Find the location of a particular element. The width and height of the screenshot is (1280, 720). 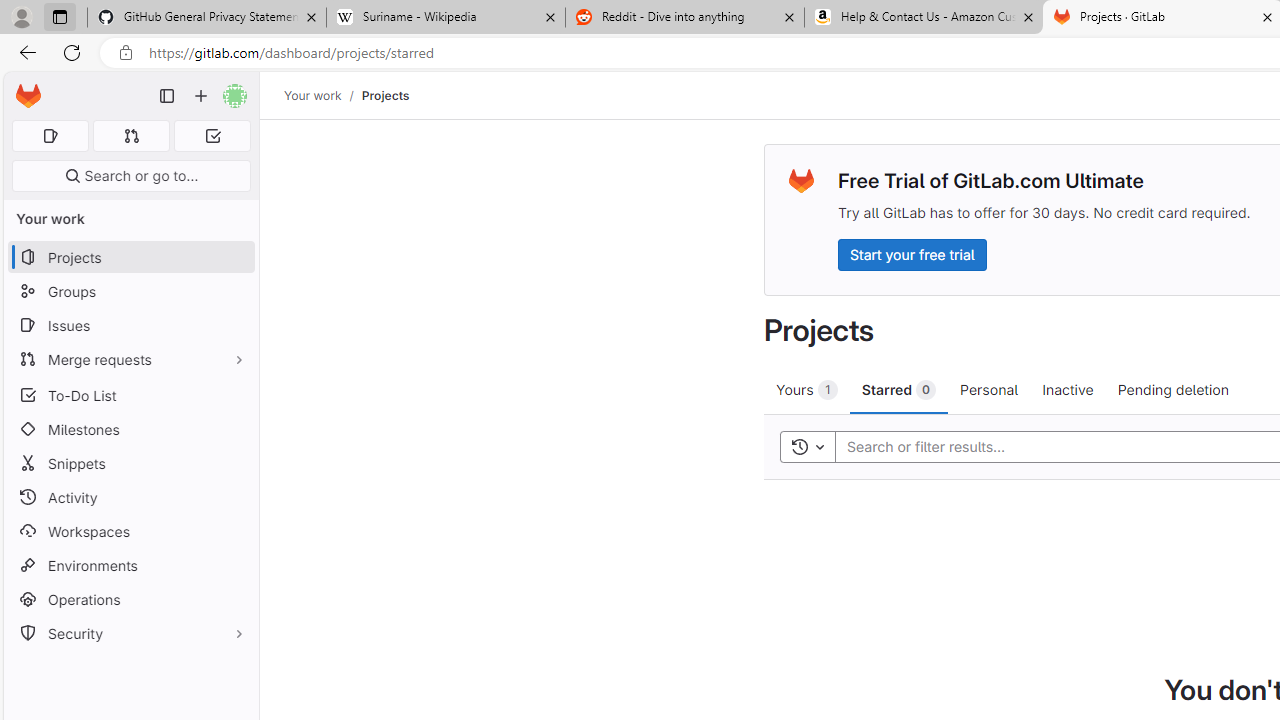

'Milestones' is located at coordinates (130, 428).